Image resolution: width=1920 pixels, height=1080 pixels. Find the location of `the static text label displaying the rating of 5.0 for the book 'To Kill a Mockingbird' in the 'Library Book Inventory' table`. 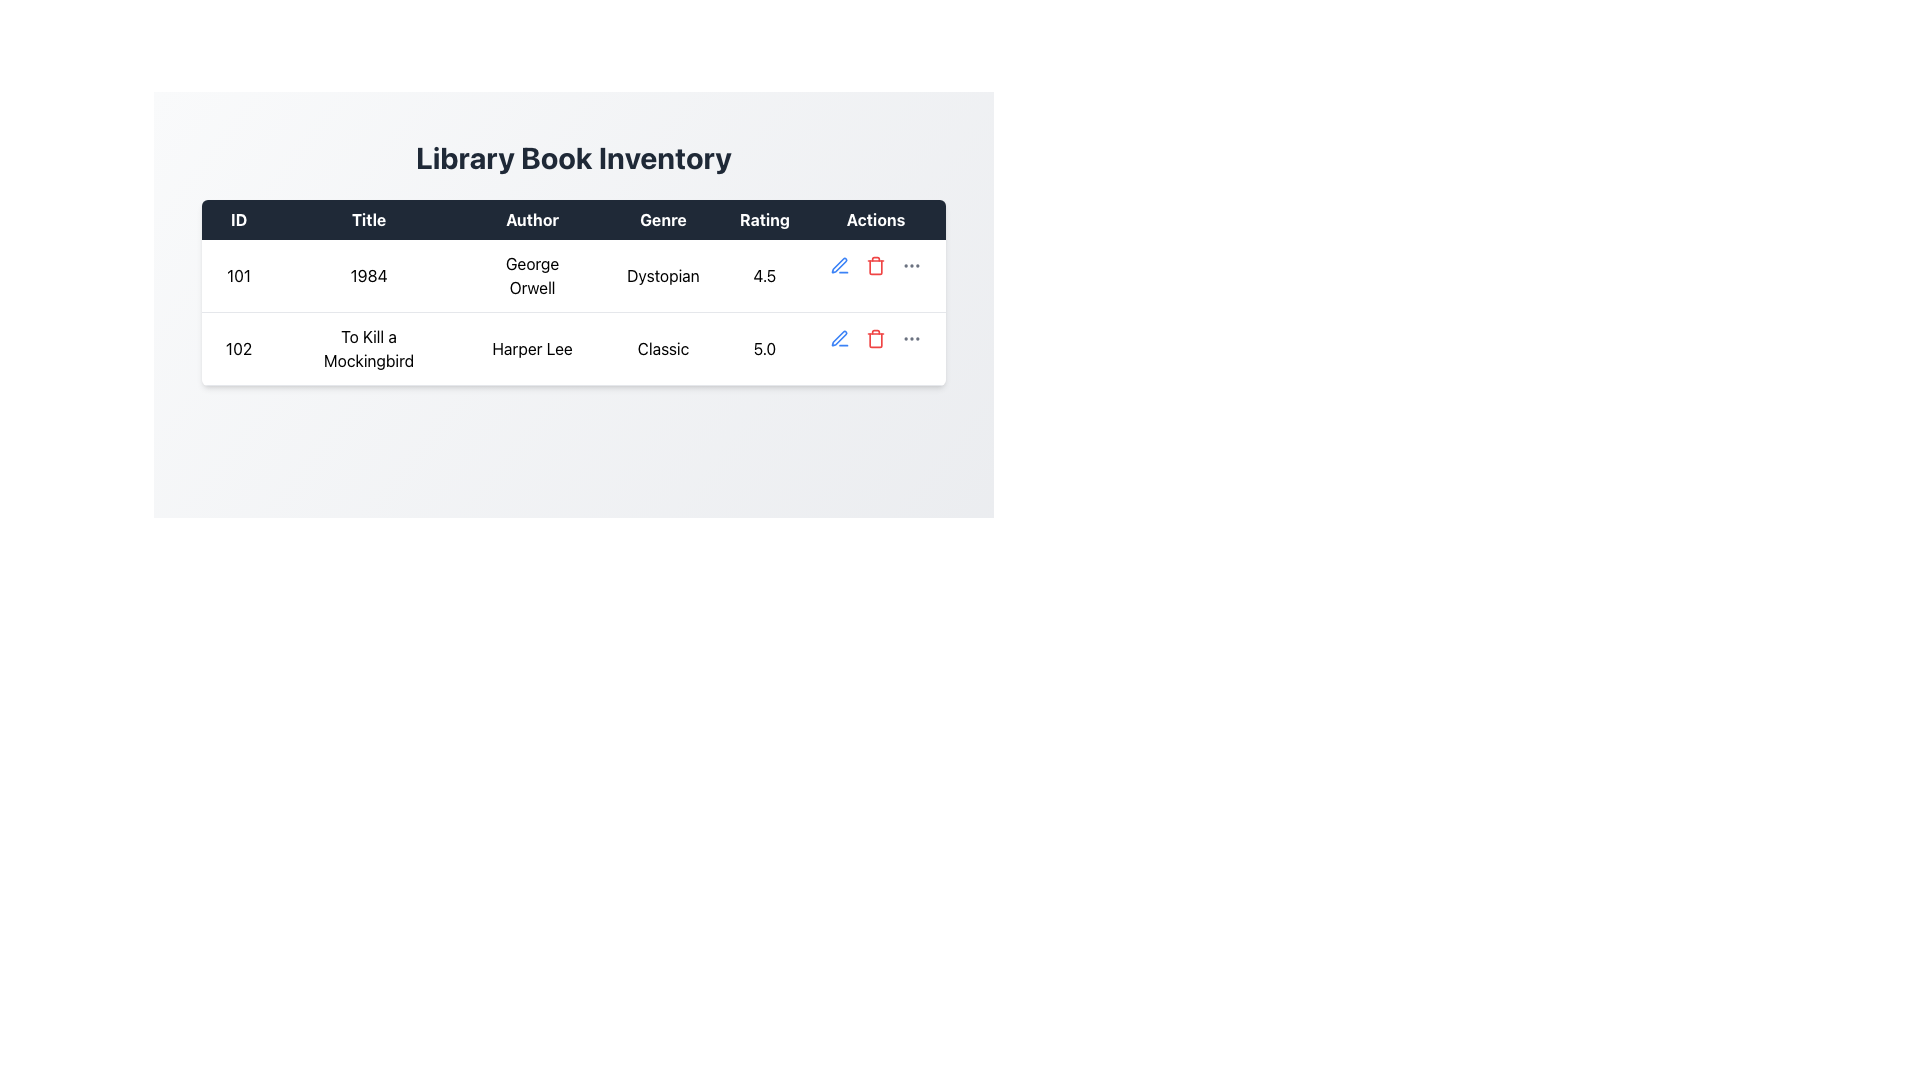

the static text label displaying the rating of 5.0 for the book 'To Kill a Mockingbird' in the 'Library Book Inventory' table is located at coordinates (763, 347).